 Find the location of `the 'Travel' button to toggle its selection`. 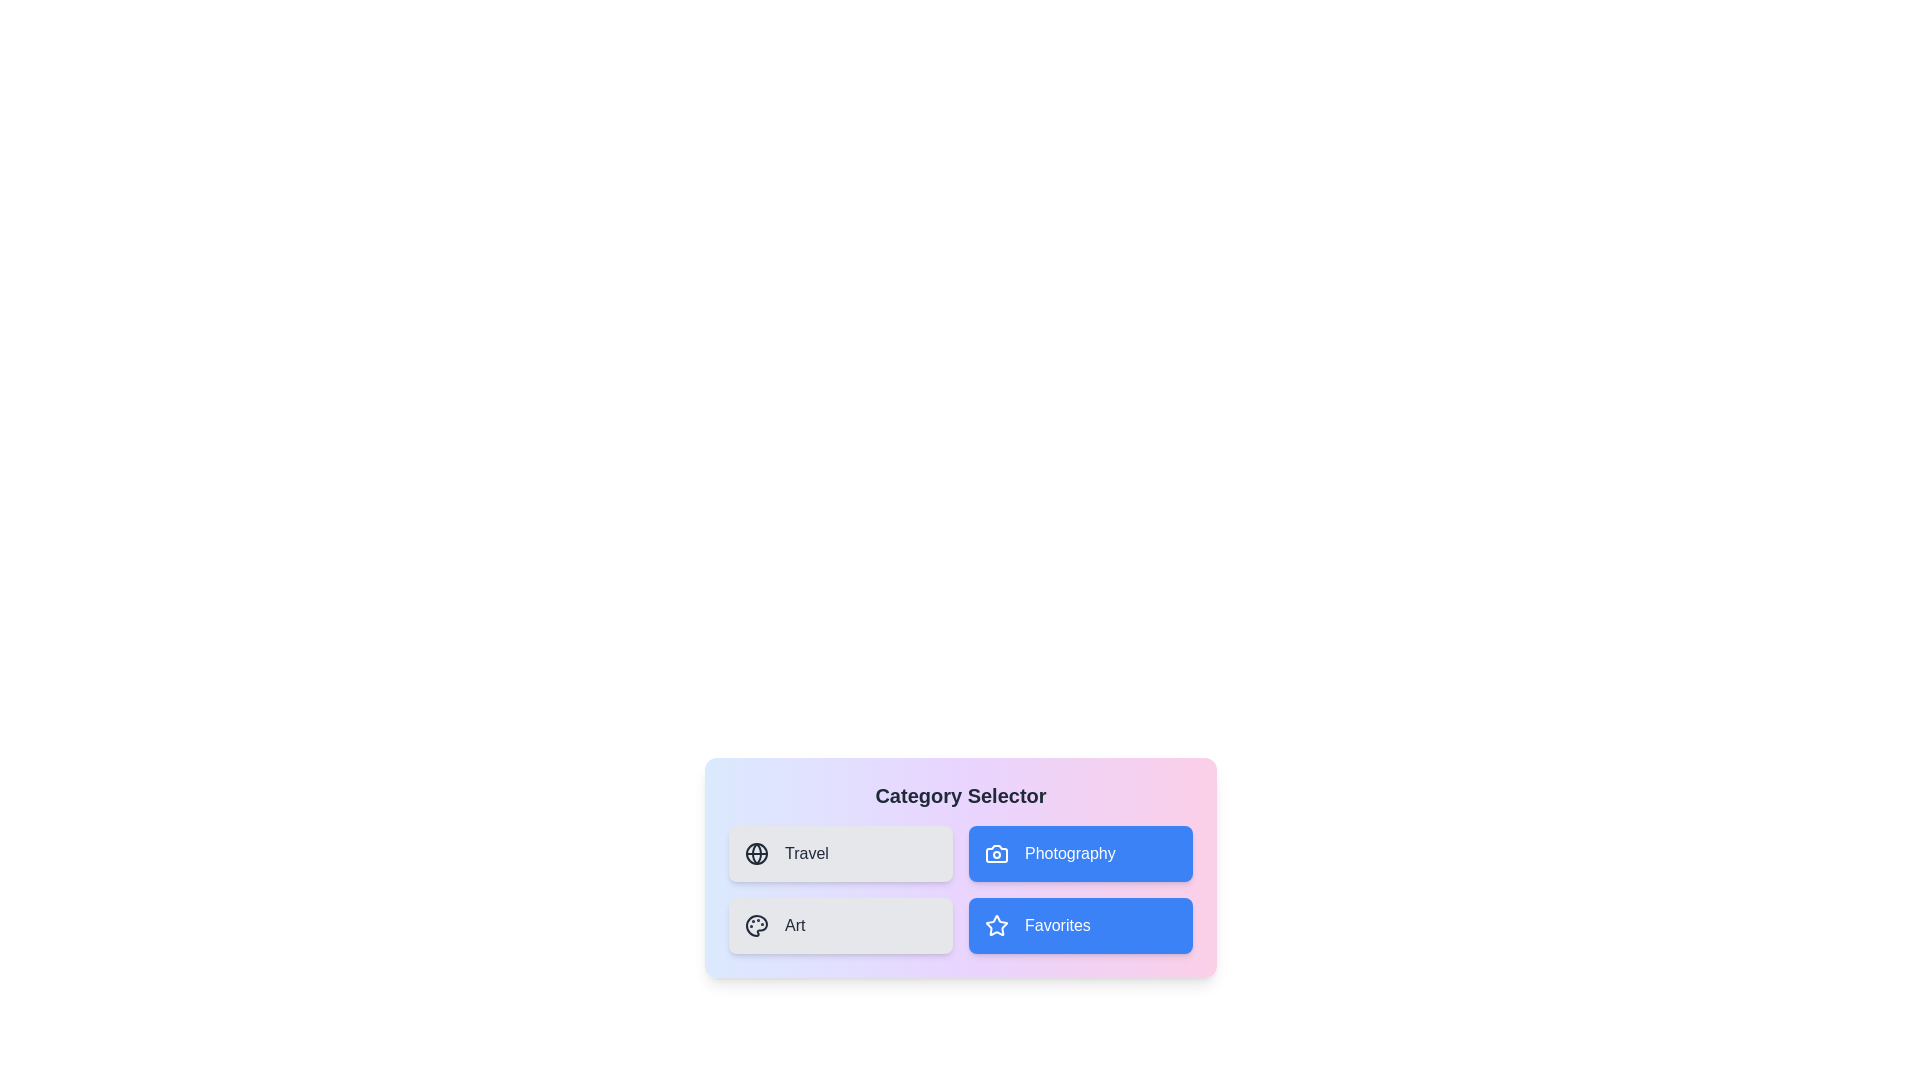

the 'Travel' button to toggle its selection is located at coordinates (840, 853).